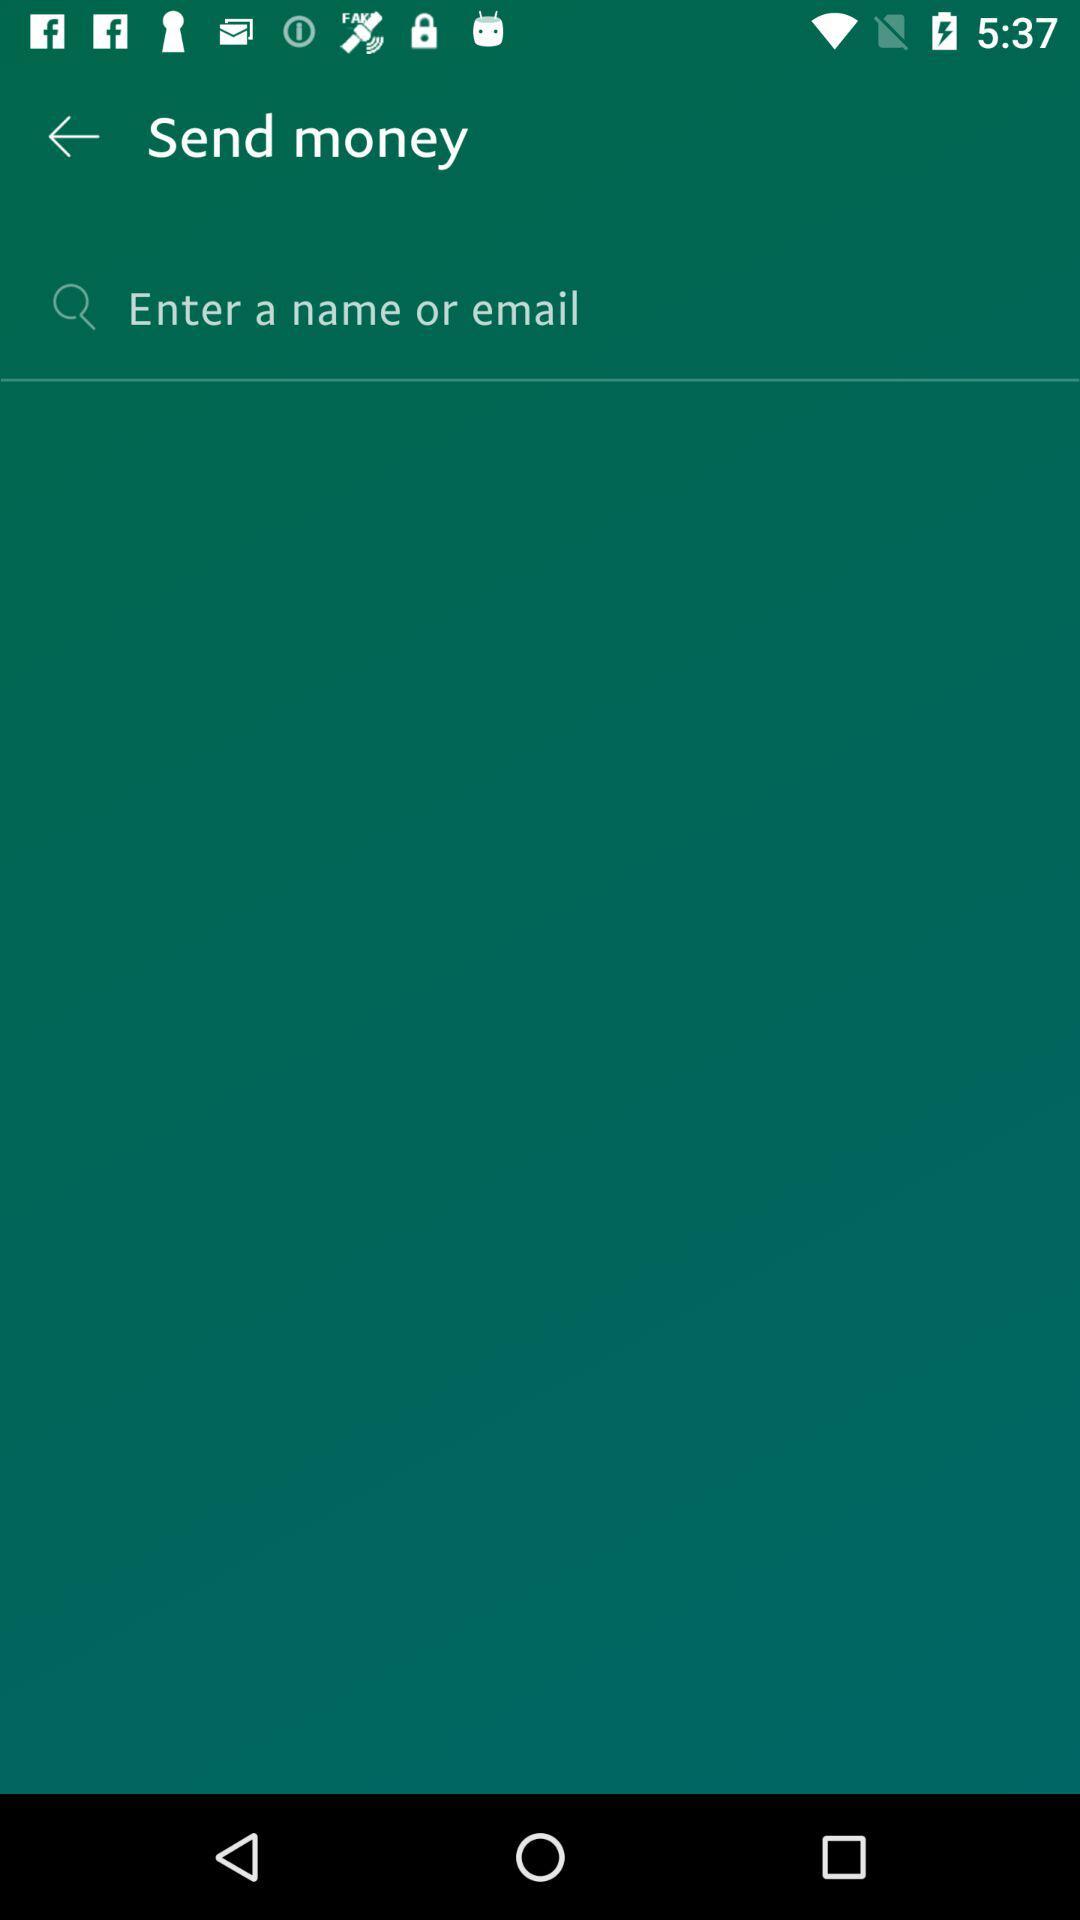  I want to click on search name or email, so click(540, 325).